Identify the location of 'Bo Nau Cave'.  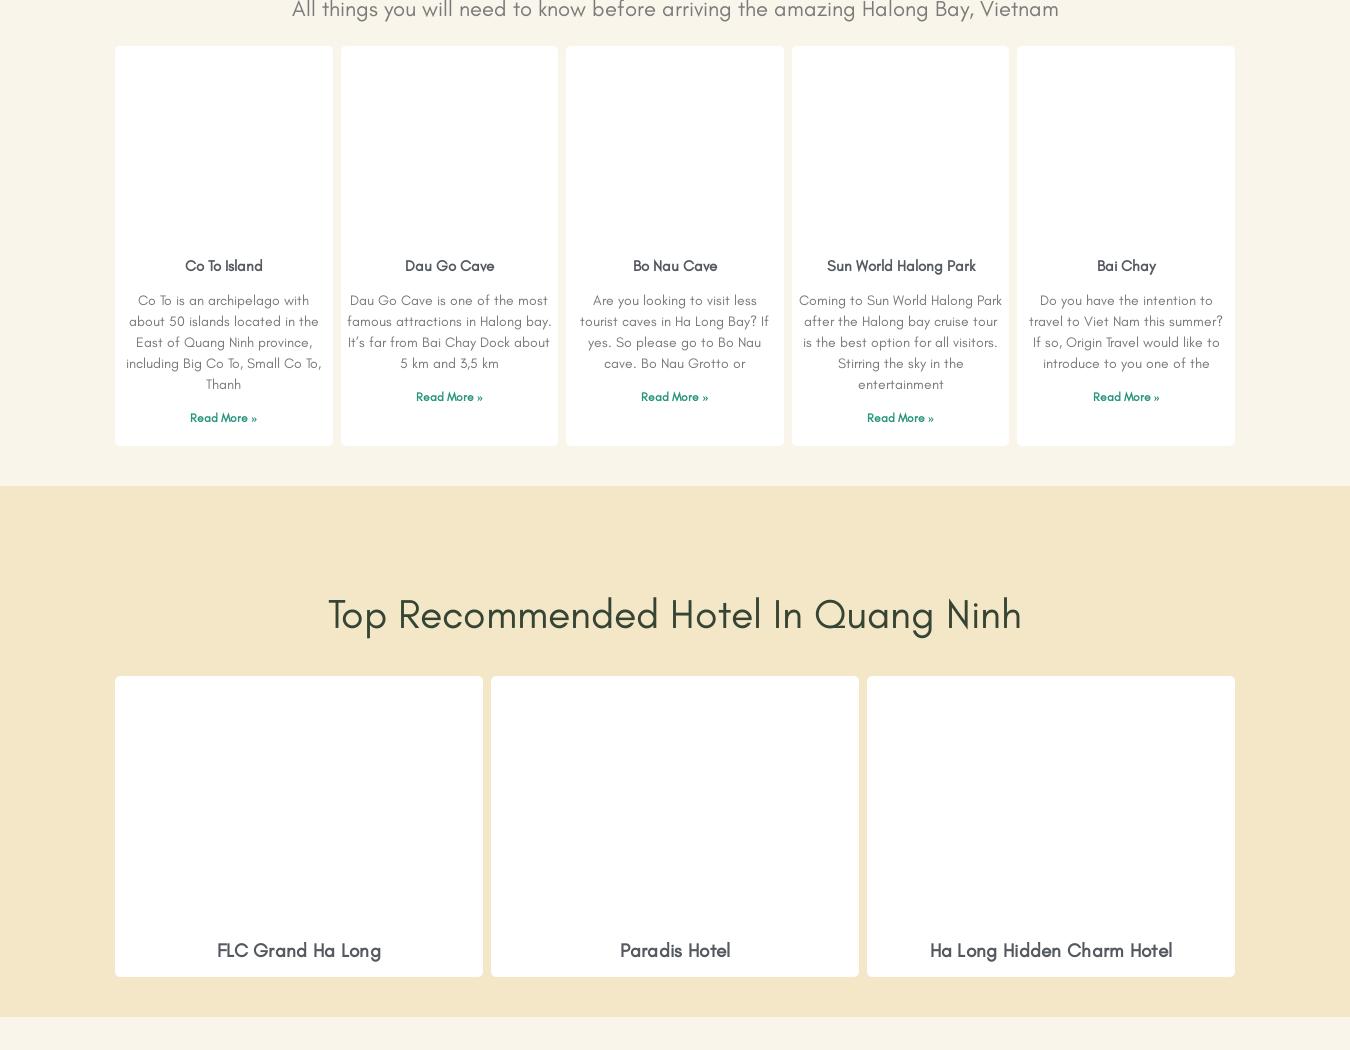
(674, 265).